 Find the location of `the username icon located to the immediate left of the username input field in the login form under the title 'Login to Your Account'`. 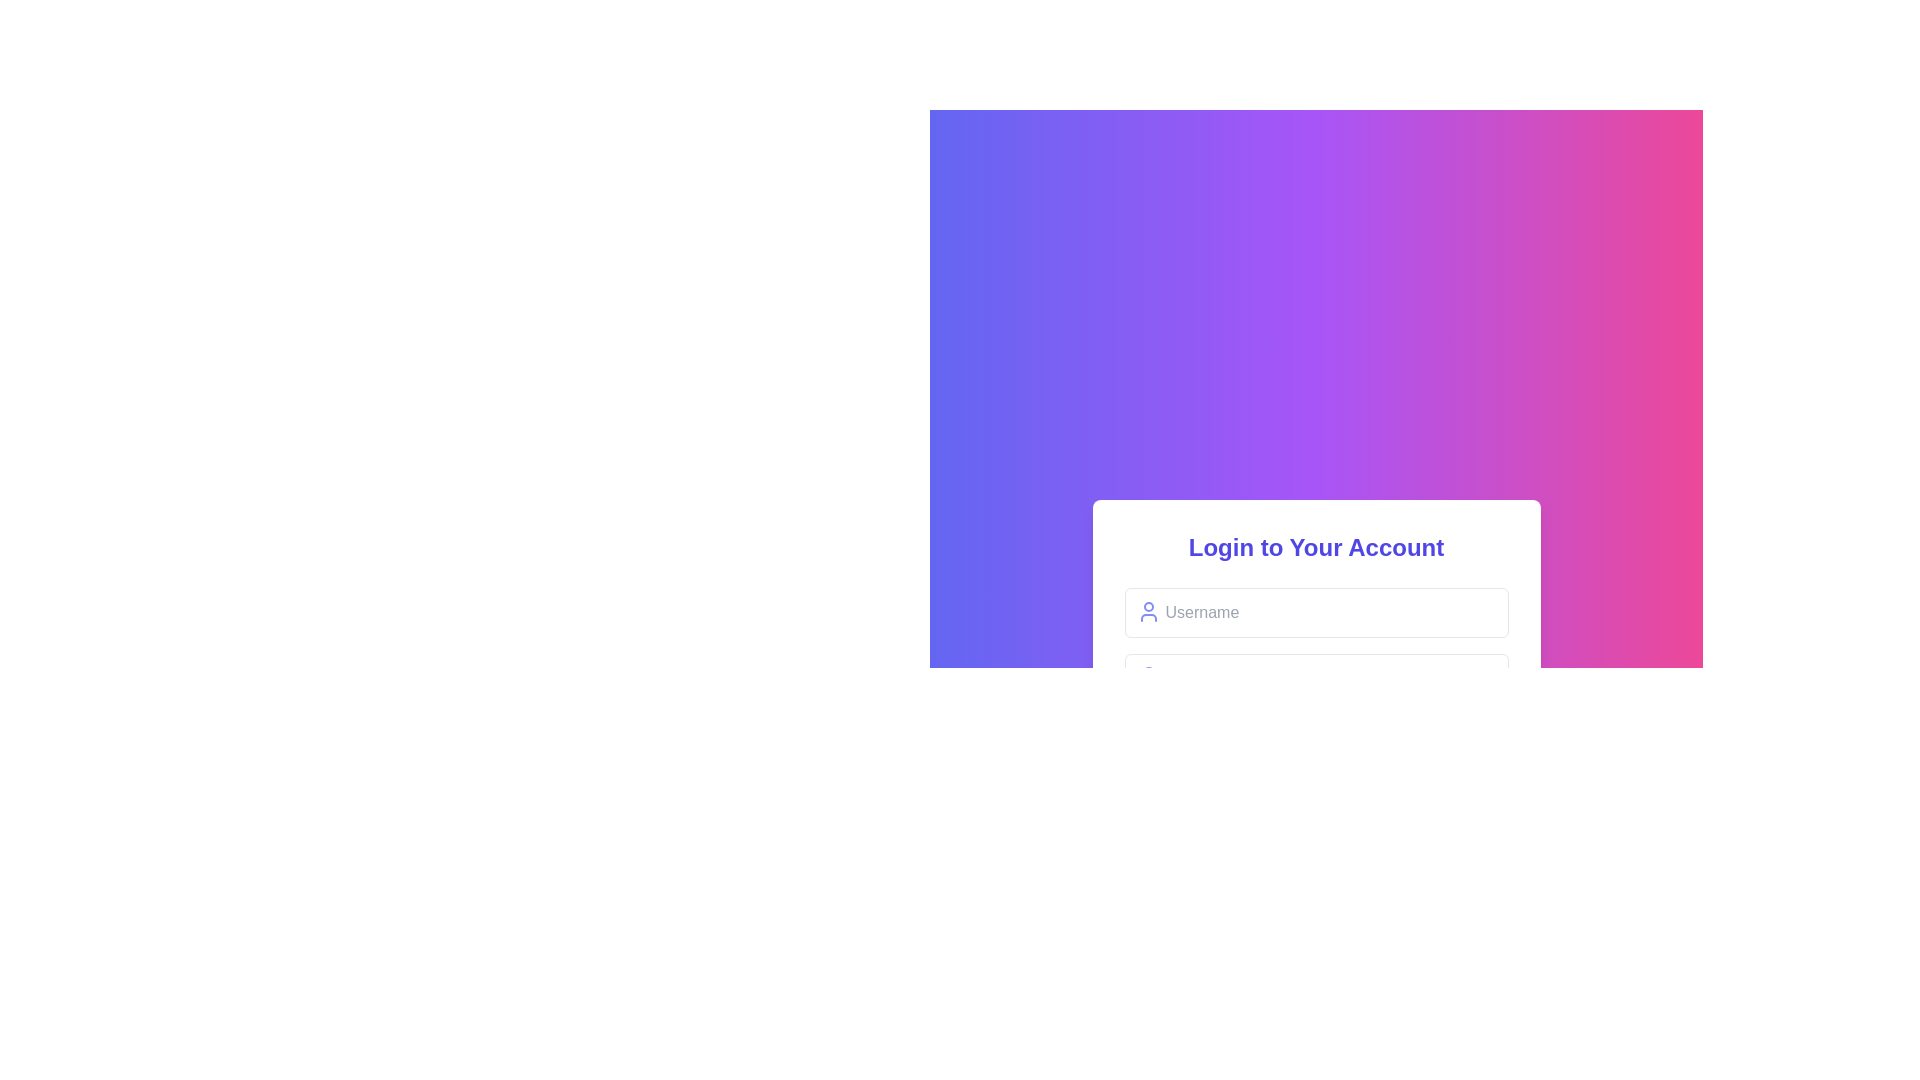

the username icon located to the immediate left of the username input field in the login form under the title 'Login to Your Account' is located at coordinates (1148, 611).